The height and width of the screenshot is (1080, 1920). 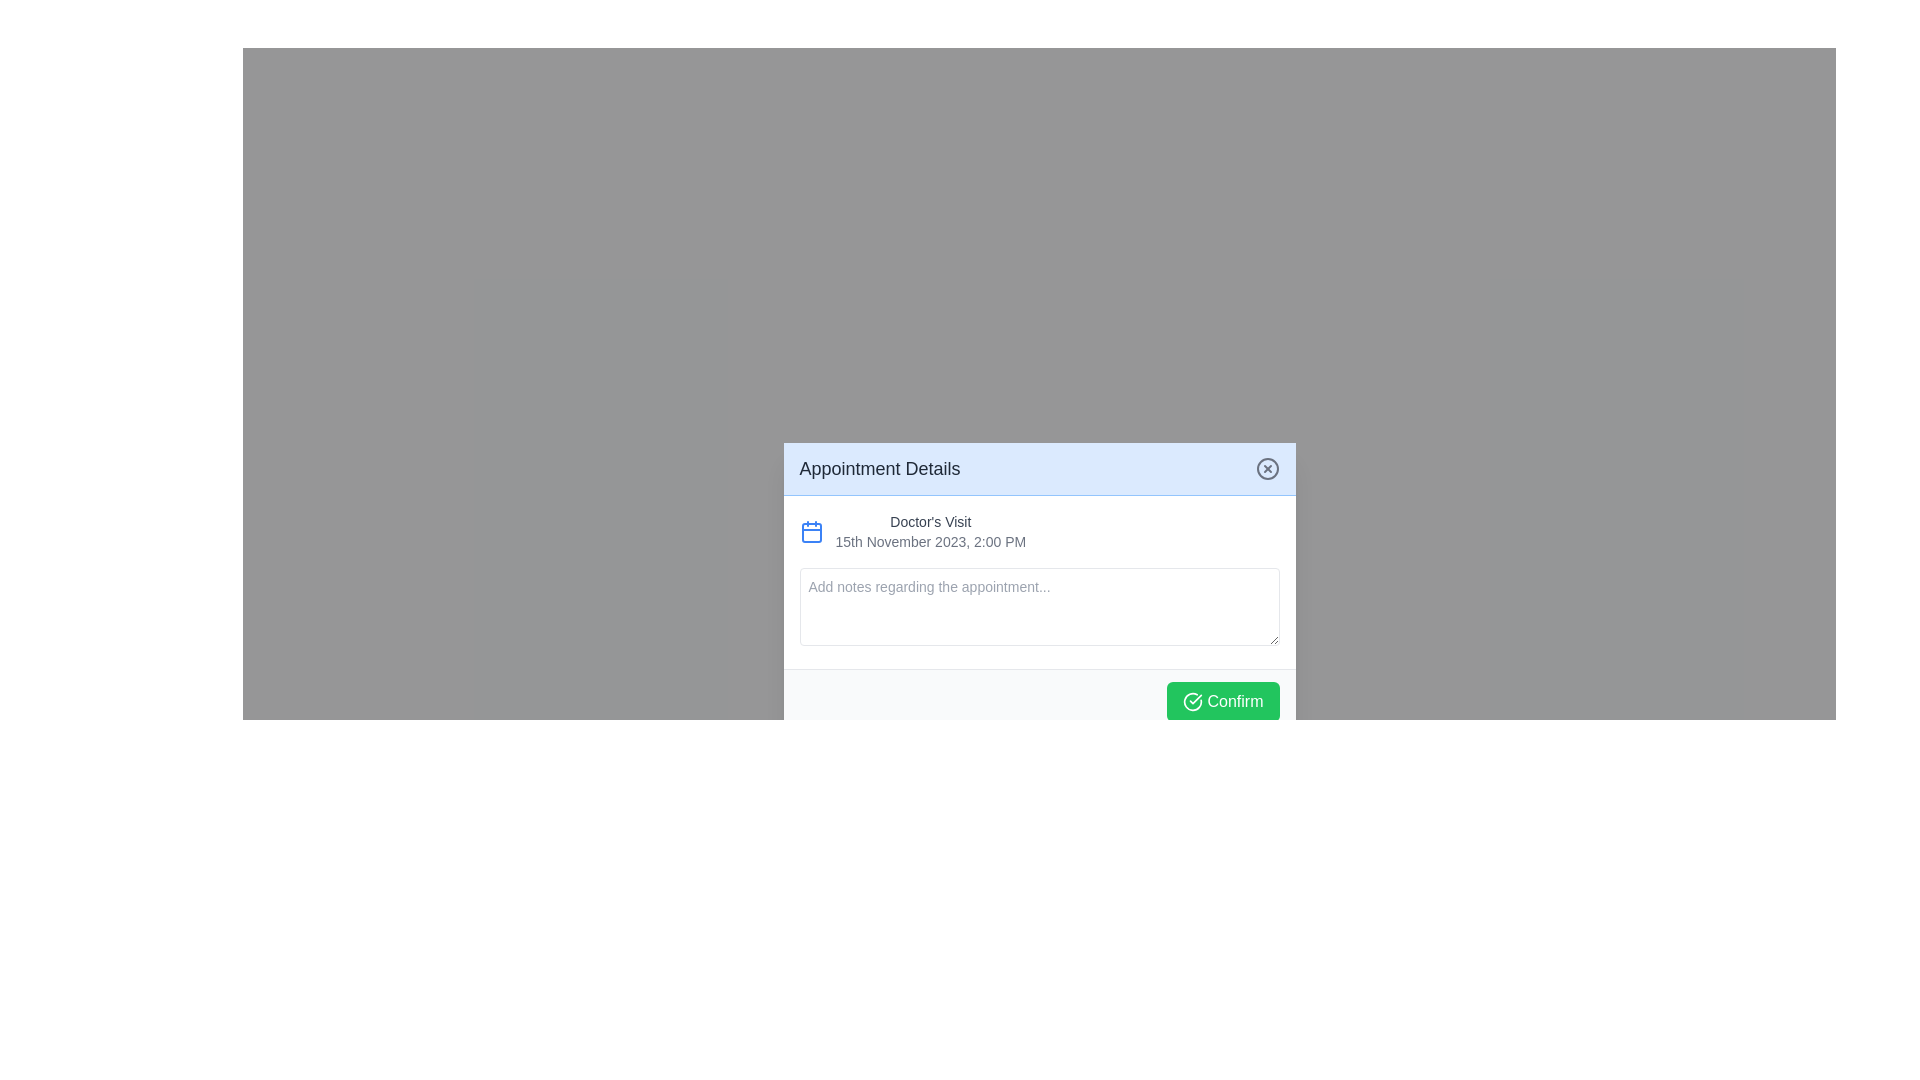 What do you see at coordinates (929, 530) in the screenshot?
I see `the 'Doctor's Visit' text label within the 'Appointment Details' modal, which displays the title in bold gray and the details in smaller lighter gray text` at bounding box center [929, 530].